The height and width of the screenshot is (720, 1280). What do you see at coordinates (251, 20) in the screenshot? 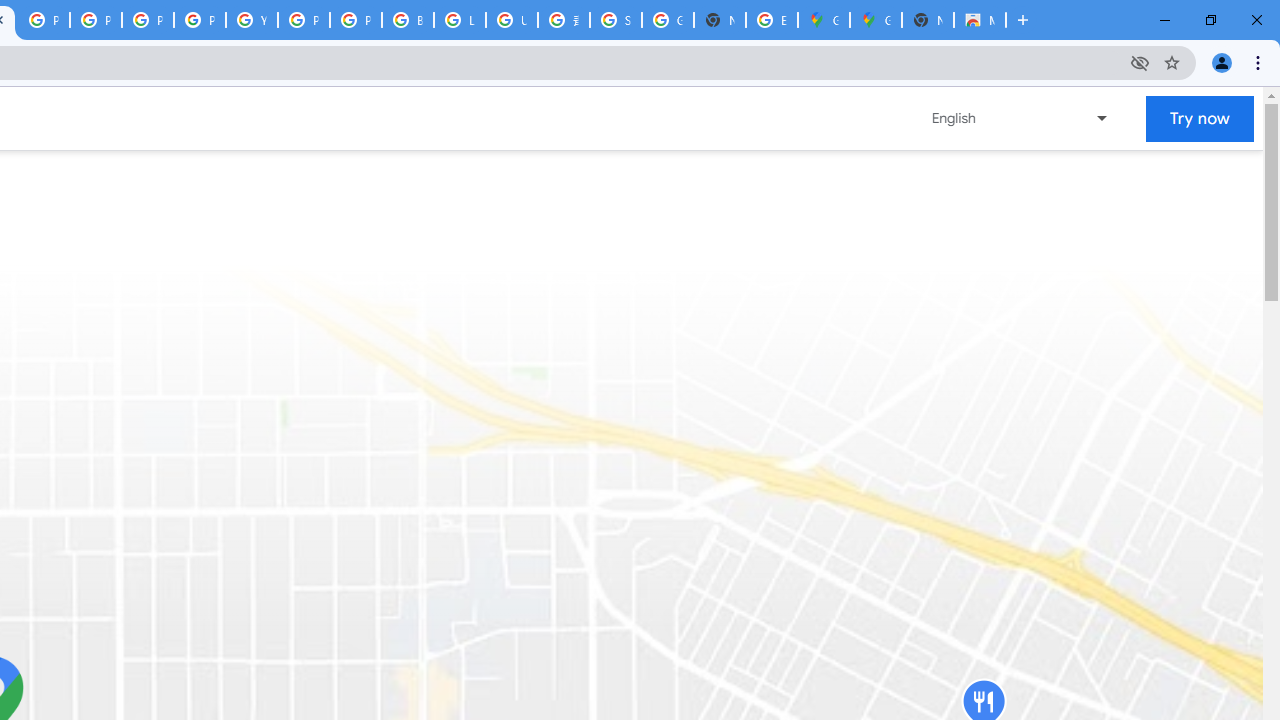
I see `'YouTube'` at bounding box center [251, 20].